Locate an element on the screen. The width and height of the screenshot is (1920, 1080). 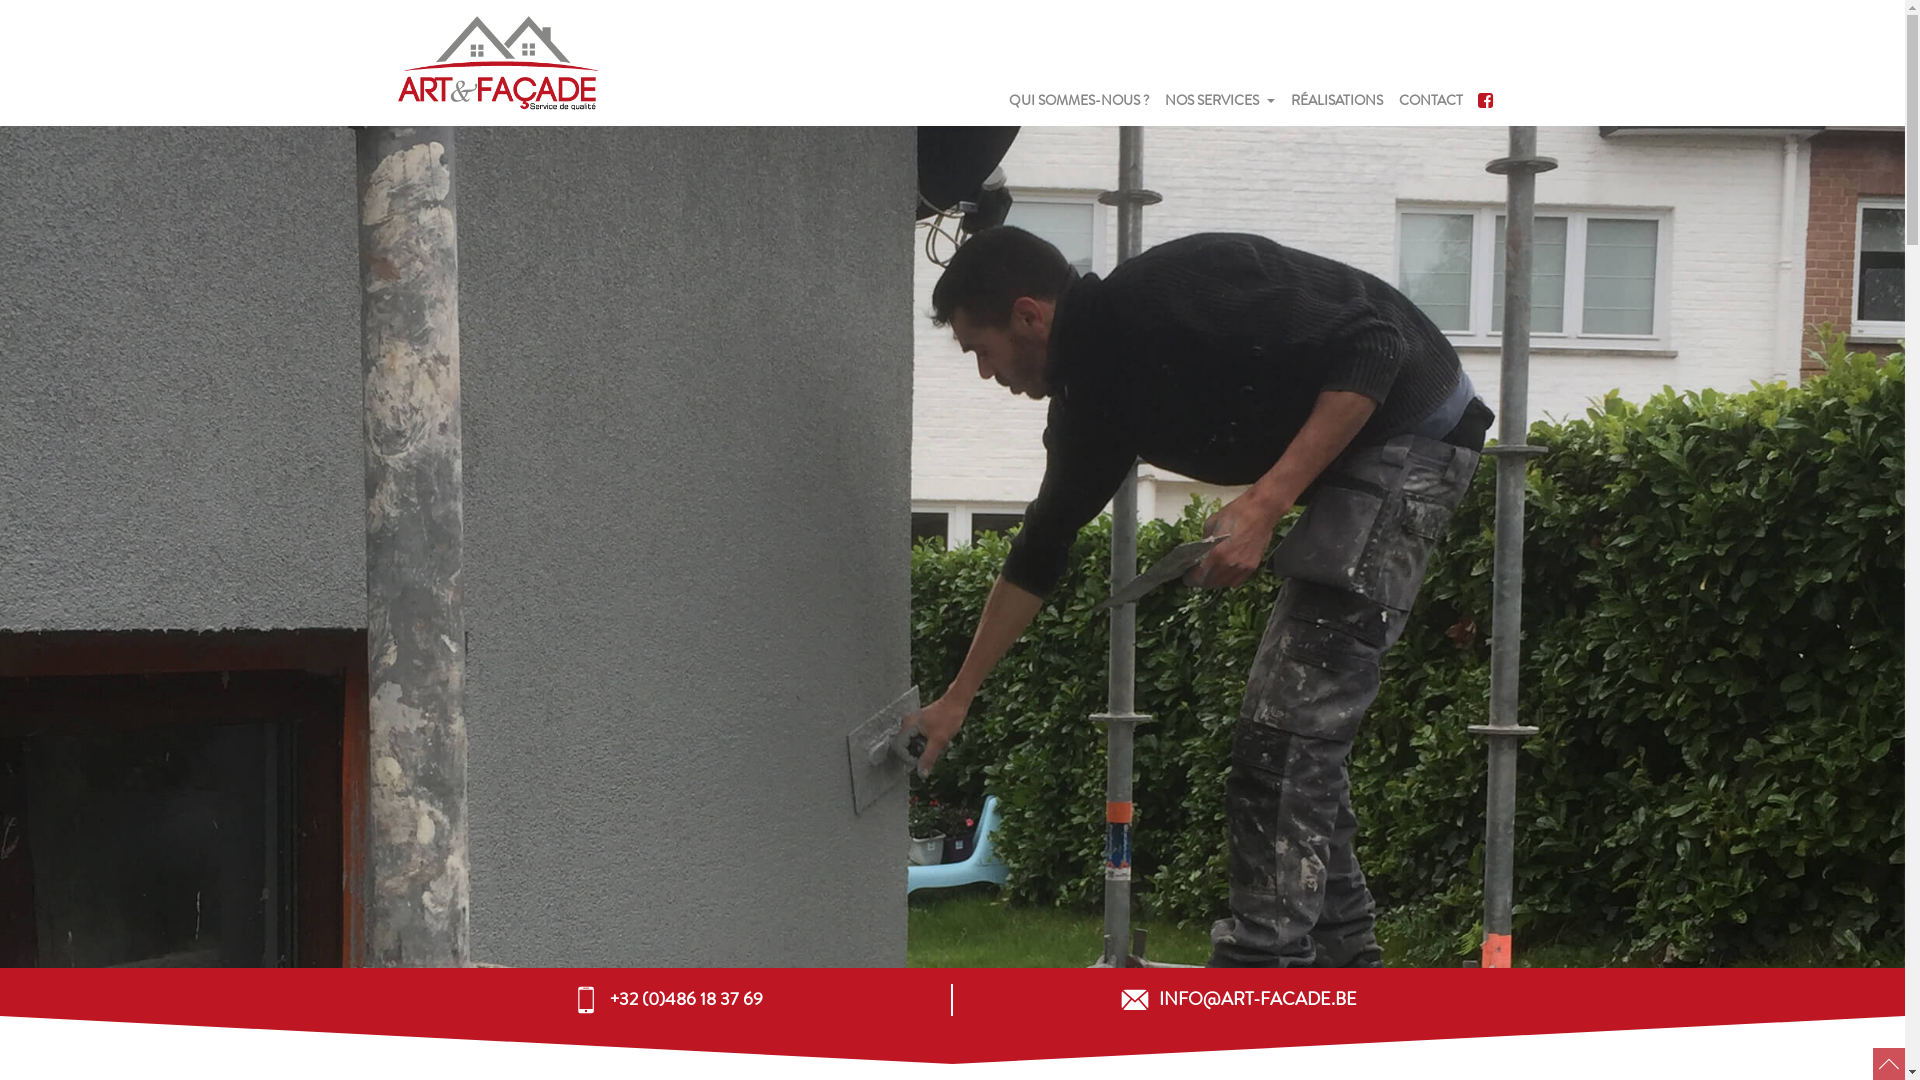
'CONTACT' is located at coordinates (1429, 101).